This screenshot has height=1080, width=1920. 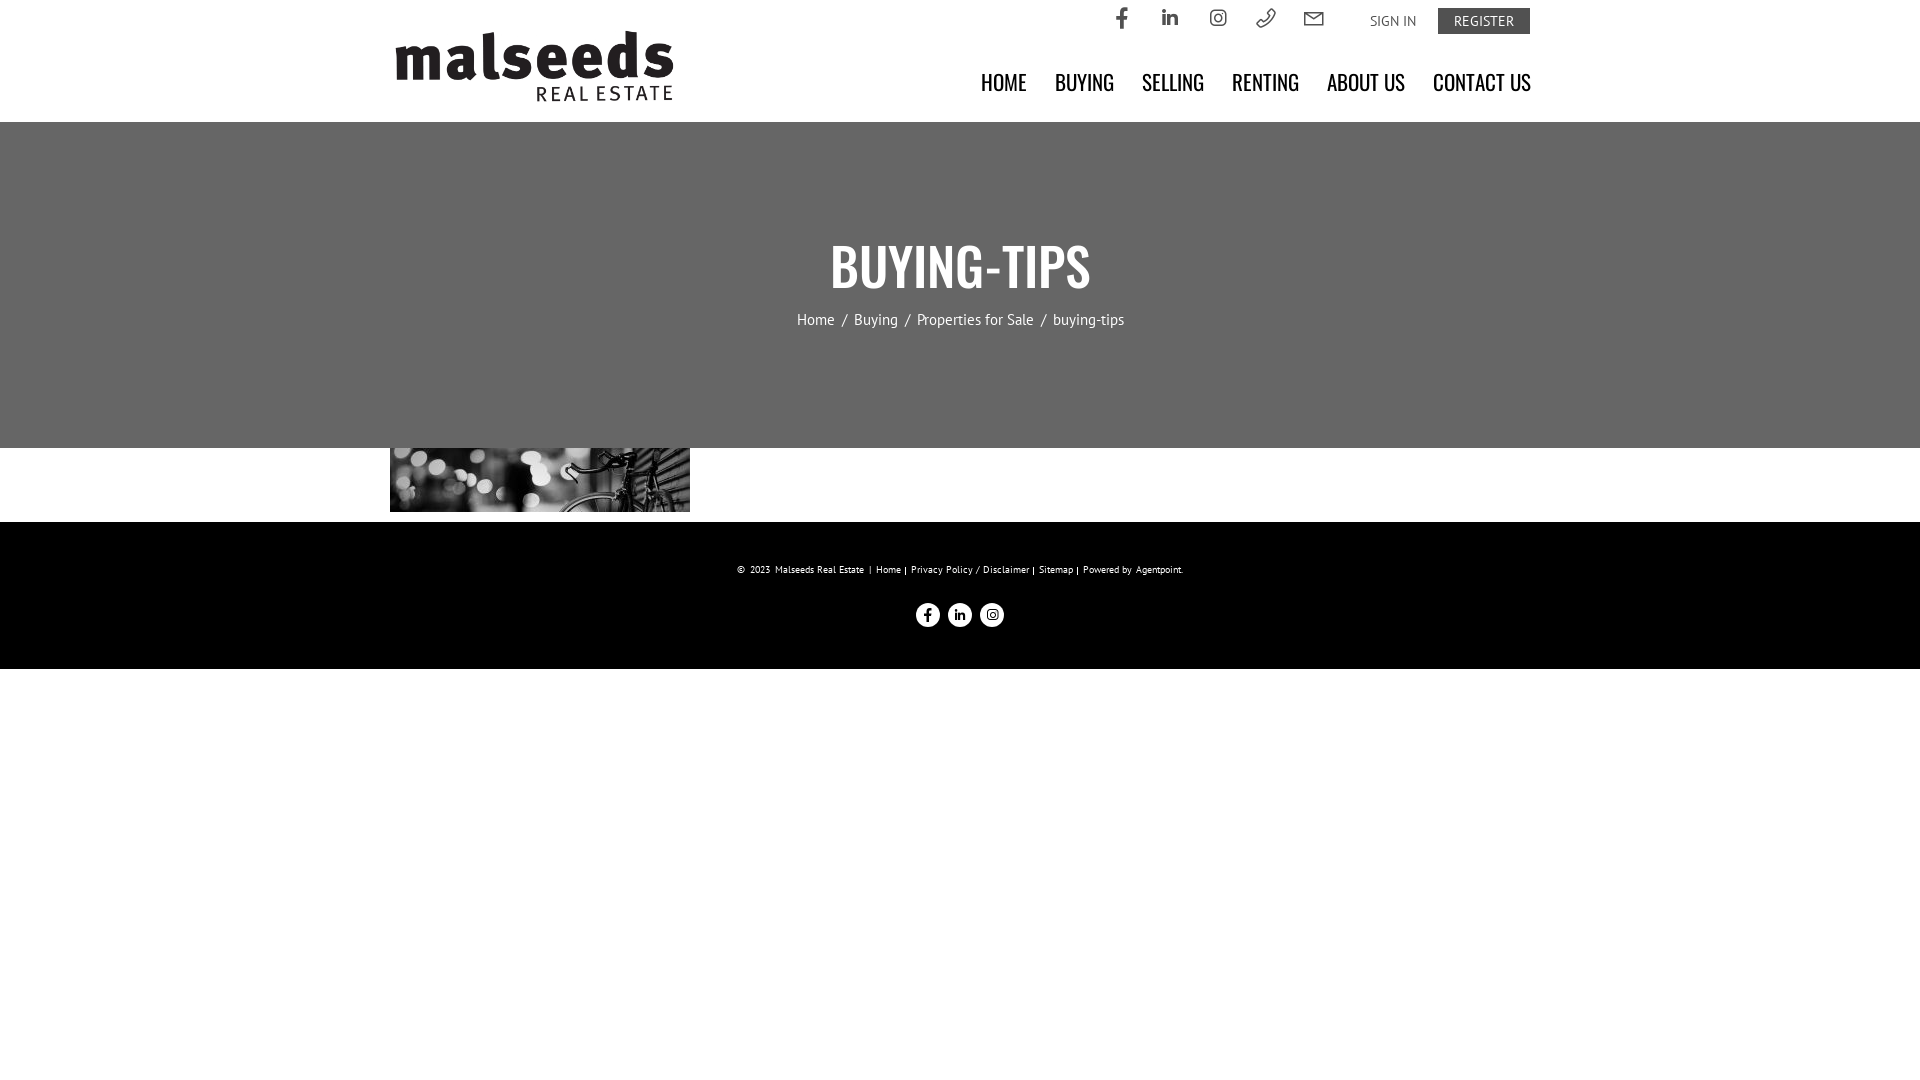 What do you see at coordinates (1264, 80) in the screenshot?
I see `'RENTING'` at bounding box center [1264, 80].